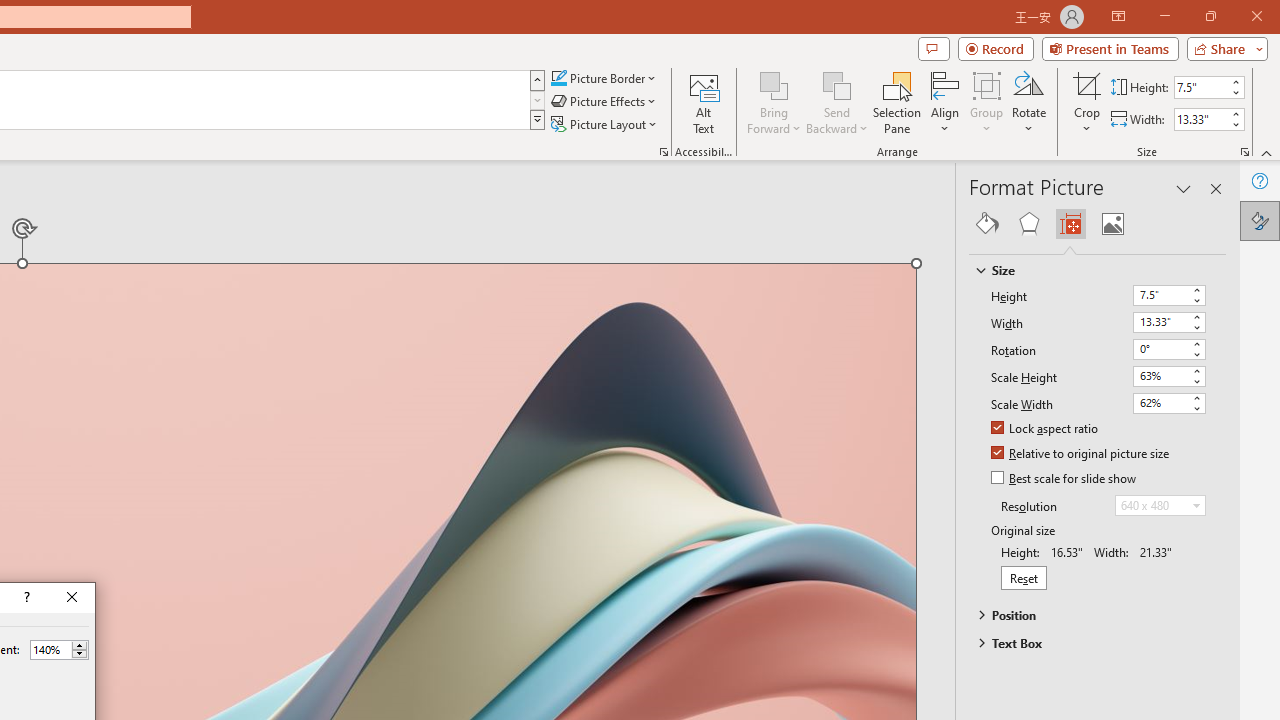  I want to click on 'Picture Border Blue, Accent 1', so click(558, 77).